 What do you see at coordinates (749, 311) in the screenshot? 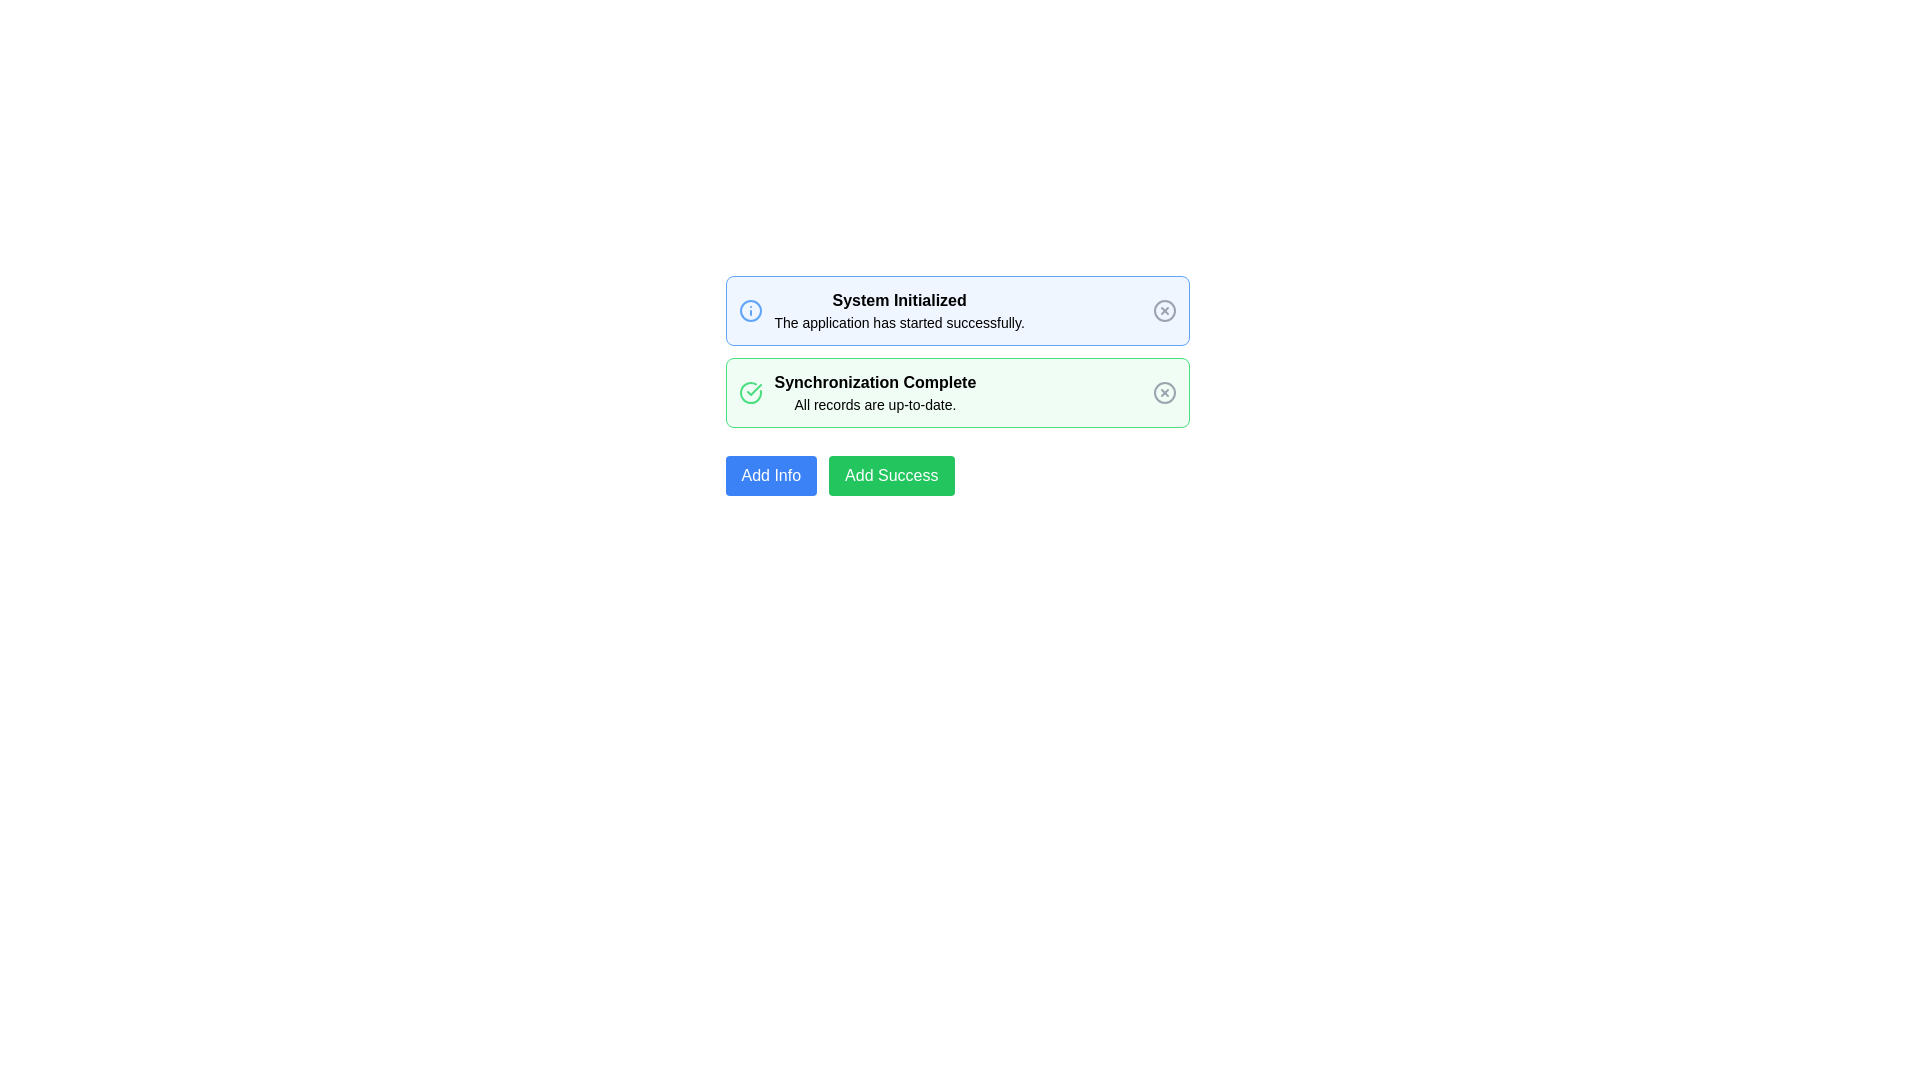
I see `the informational icon in the first notification box labeled 'System Initialized', which is centrally located at the top and bottom boundaries of the box` at bounding box center [749, 311].